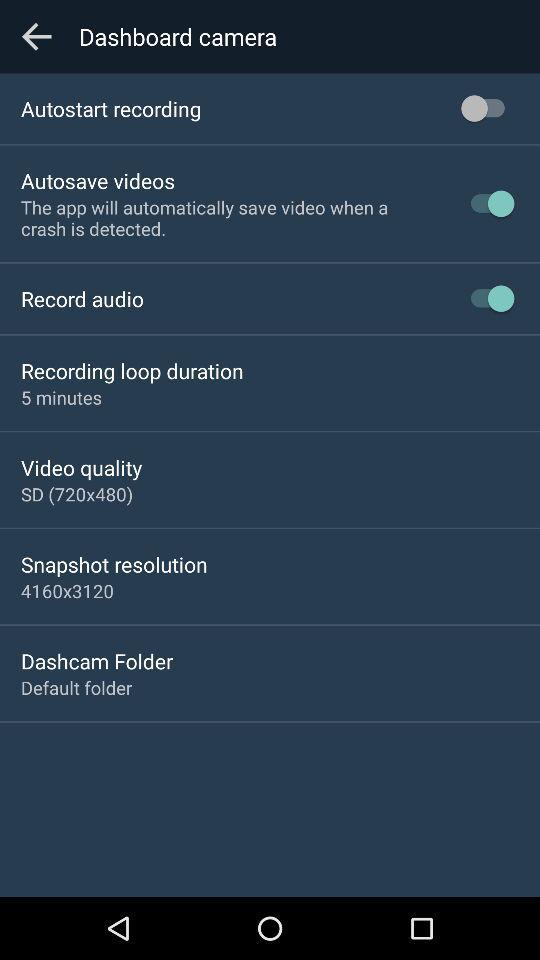  I want to click on default folder, so click(75, 687).